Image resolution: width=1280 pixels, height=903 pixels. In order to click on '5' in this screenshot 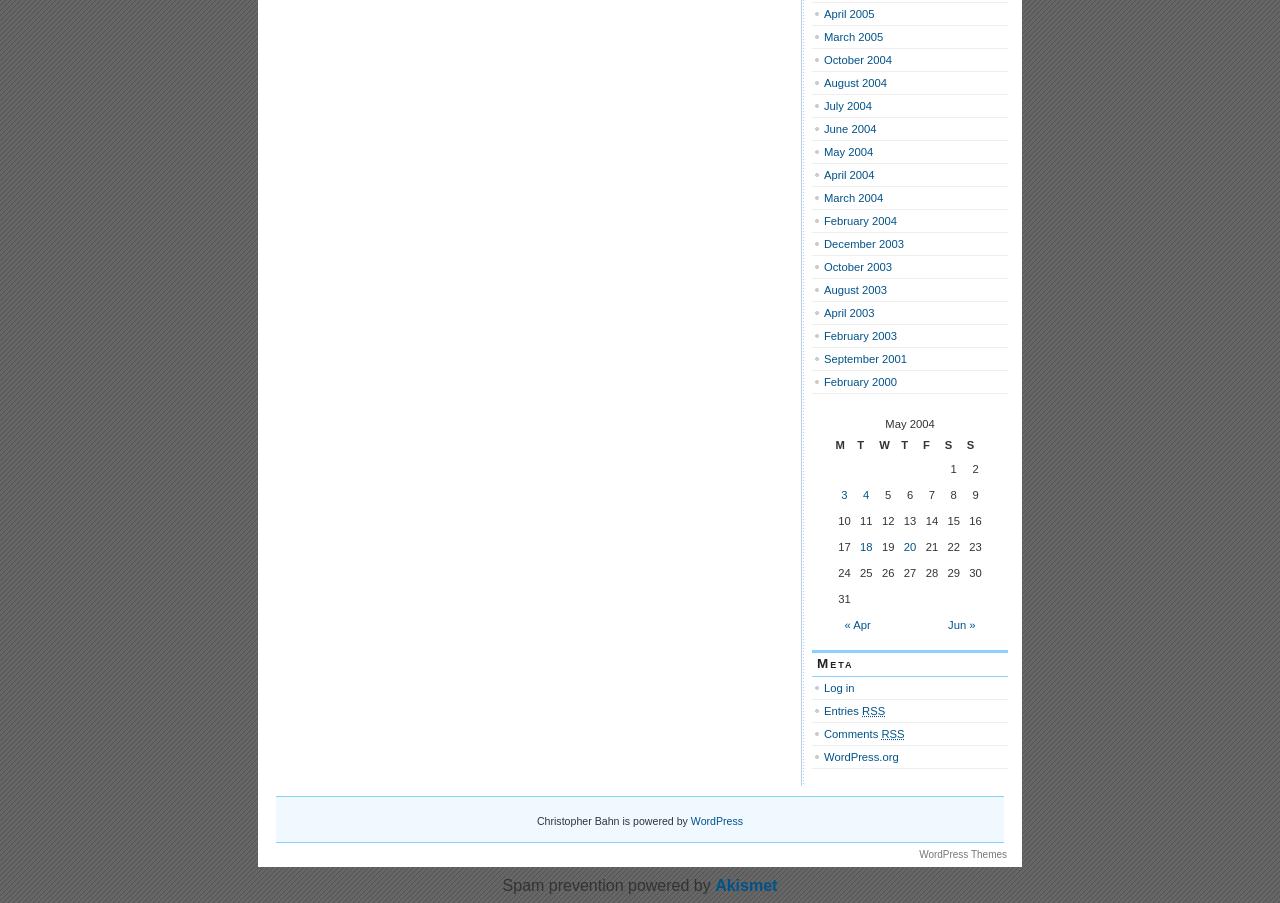, I will do `click(883, 495)`.